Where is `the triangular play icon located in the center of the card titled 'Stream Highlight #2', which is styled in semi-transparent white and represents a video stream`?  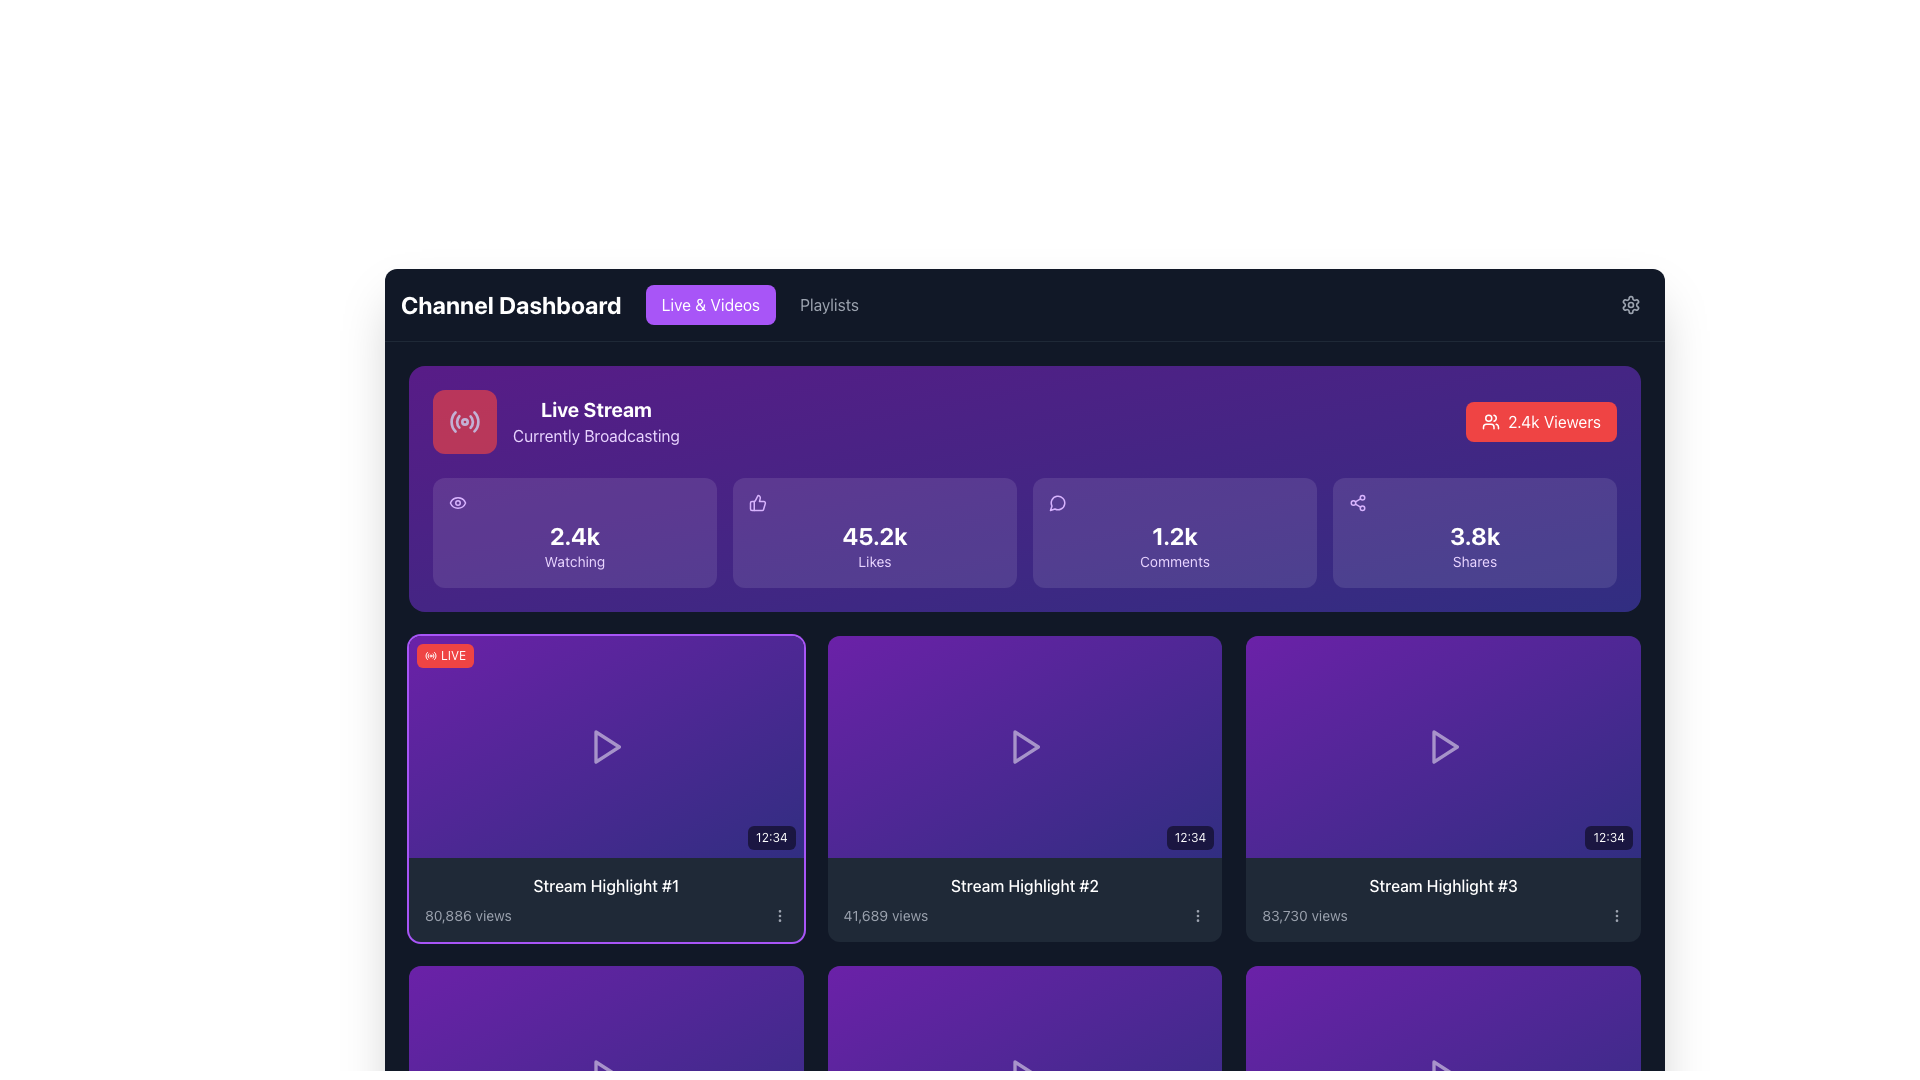 the triangular play icon located in the center of the card titled 'Stream Highlight #2', which is styled in semi-transparent white and represents a video stream is located at coordinates (1026, 747).